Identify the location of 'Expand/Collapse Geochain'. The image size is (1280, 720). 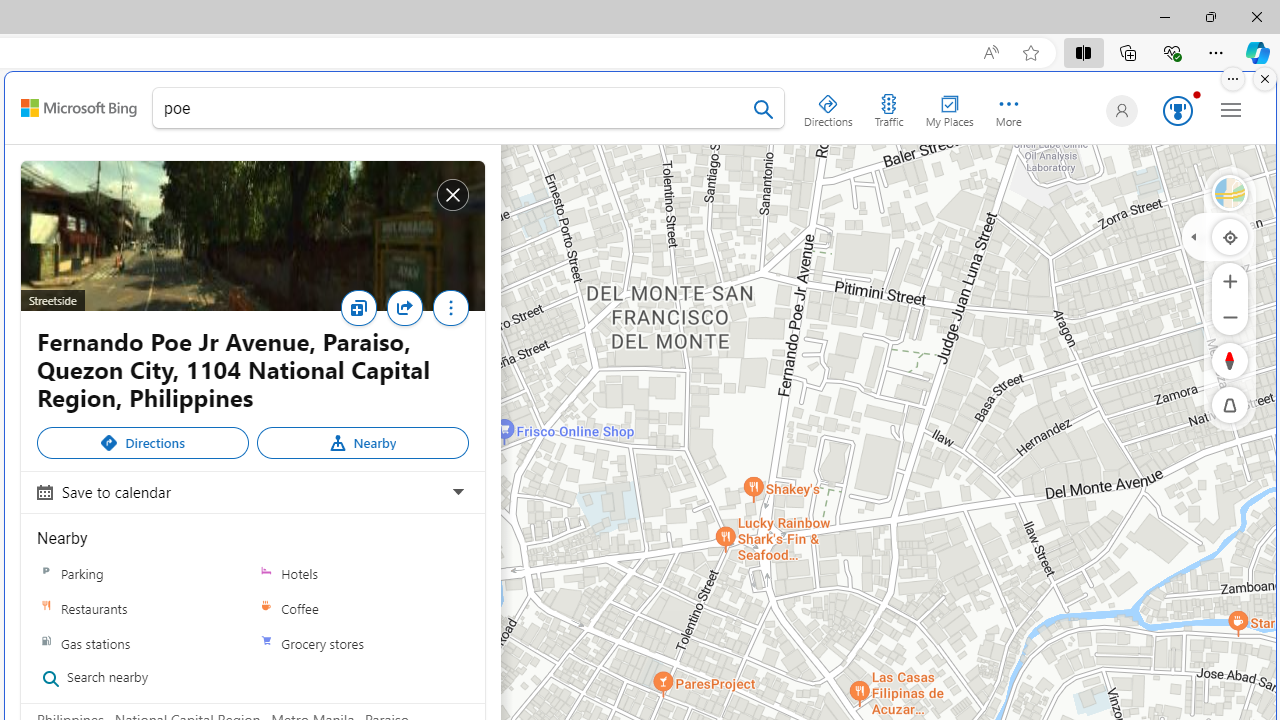
(1193, 235).